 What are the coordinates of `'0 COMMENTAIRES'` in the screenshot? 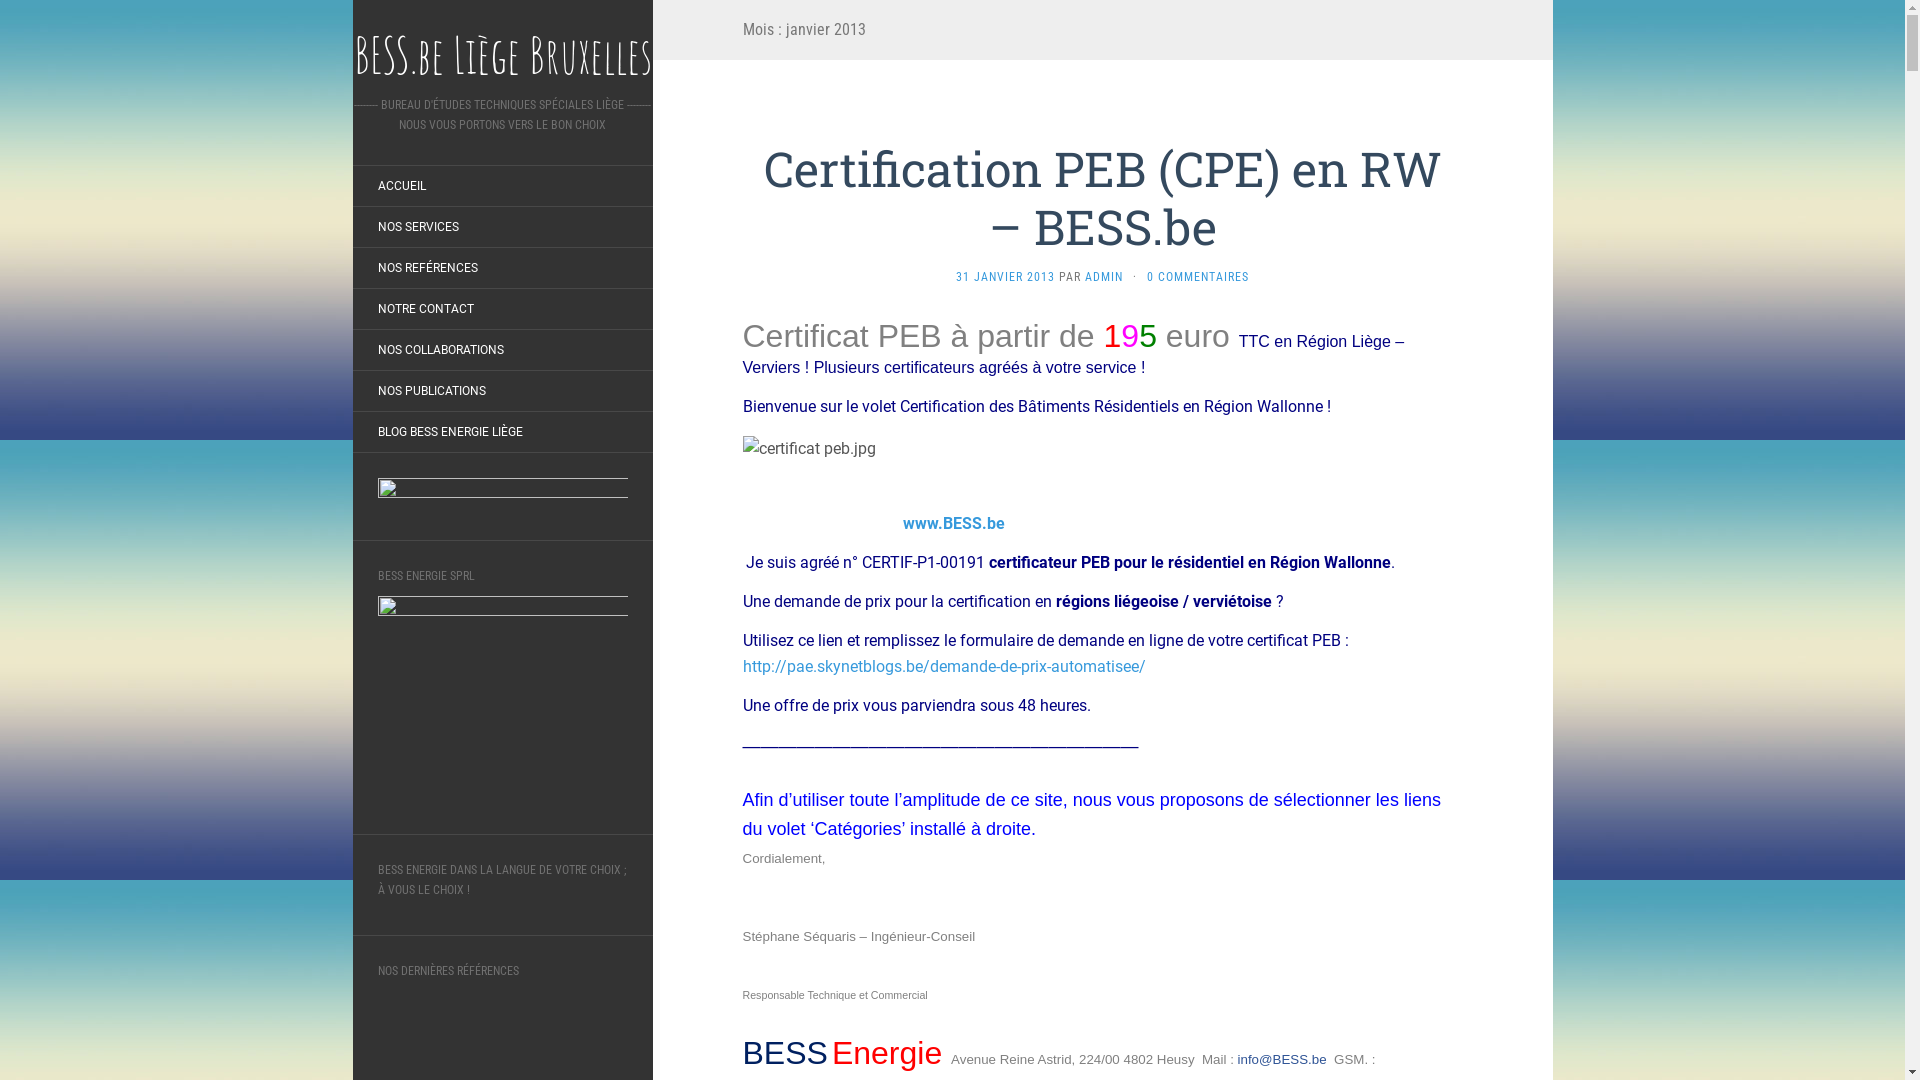 It's located at (1198, 277).